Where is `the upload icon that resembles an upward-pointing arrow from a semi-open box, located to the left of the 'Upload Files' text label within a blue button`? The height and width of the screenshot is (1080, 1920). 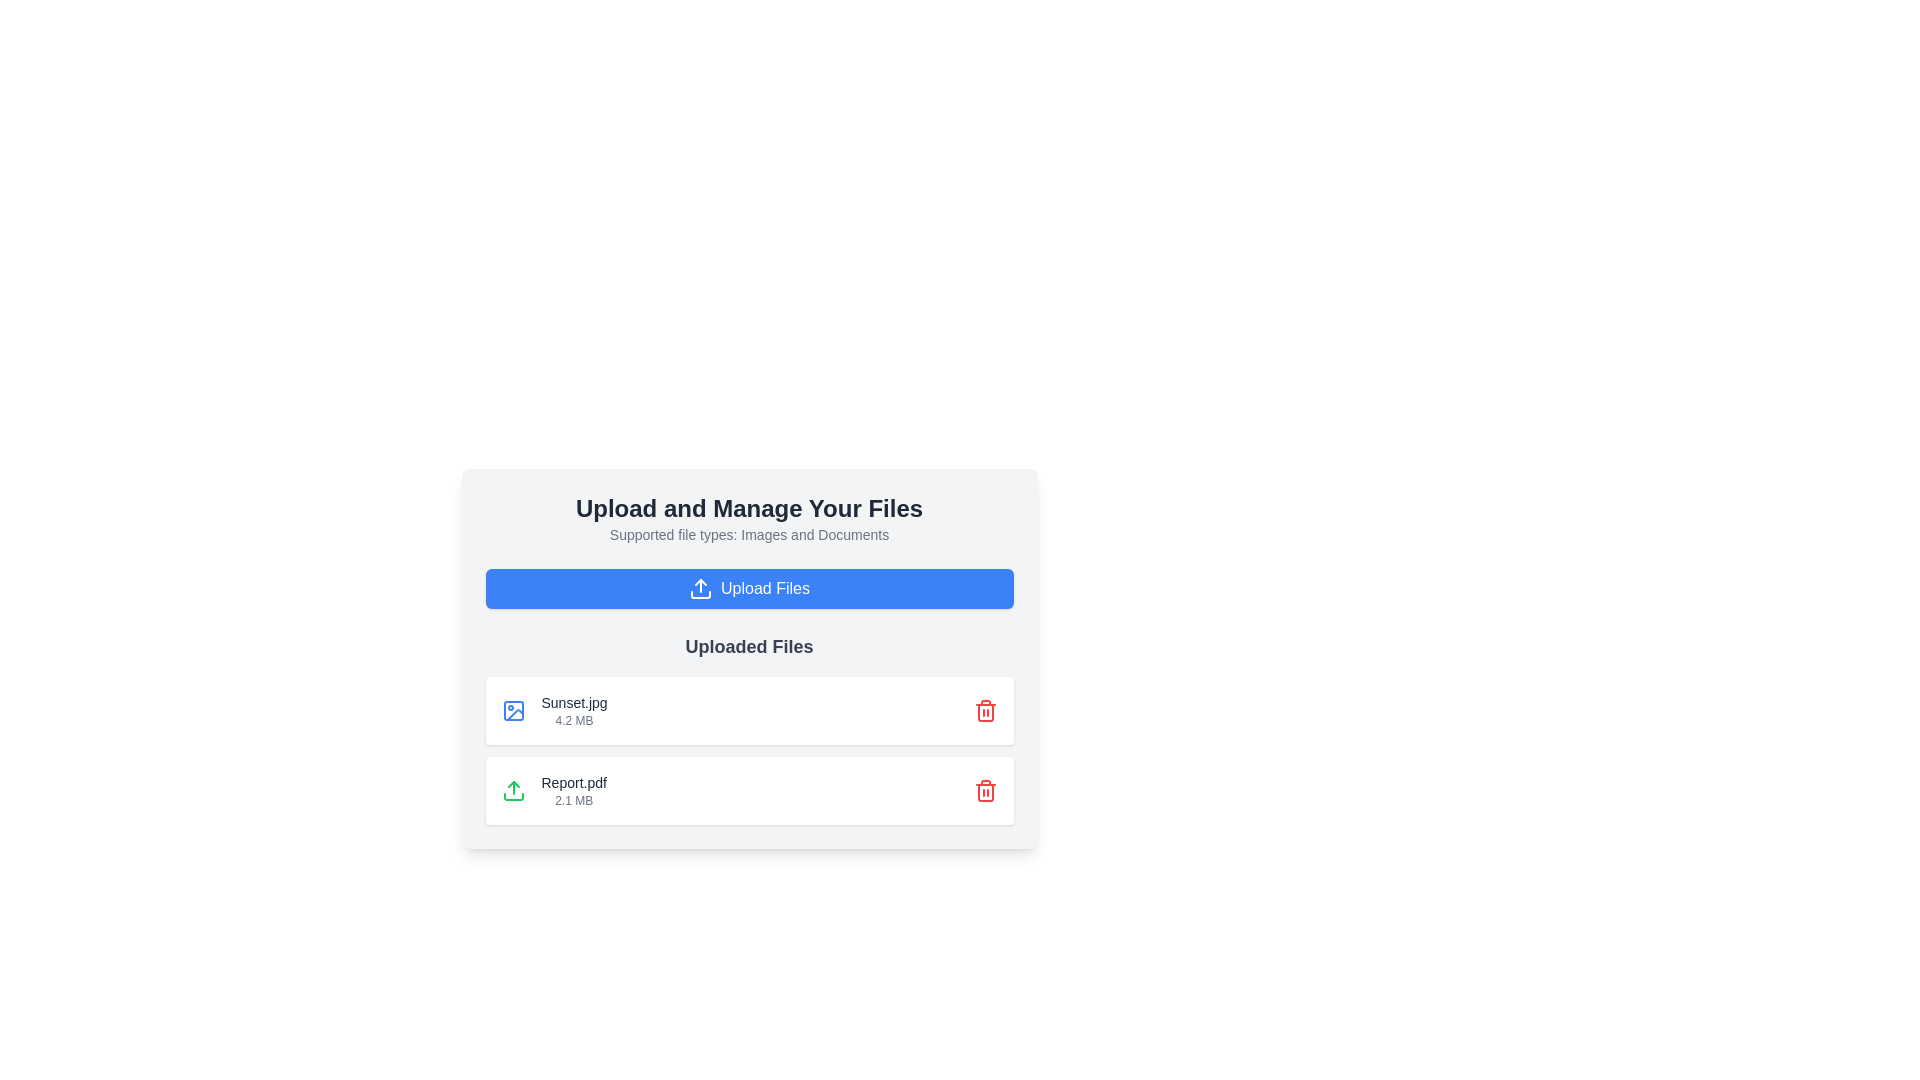 the upload icon that resembles an upward-pointing arrow from a semi-open box, located to the left of the 'Upload Files' text label within a blue button is located at coordinates (700, 588).